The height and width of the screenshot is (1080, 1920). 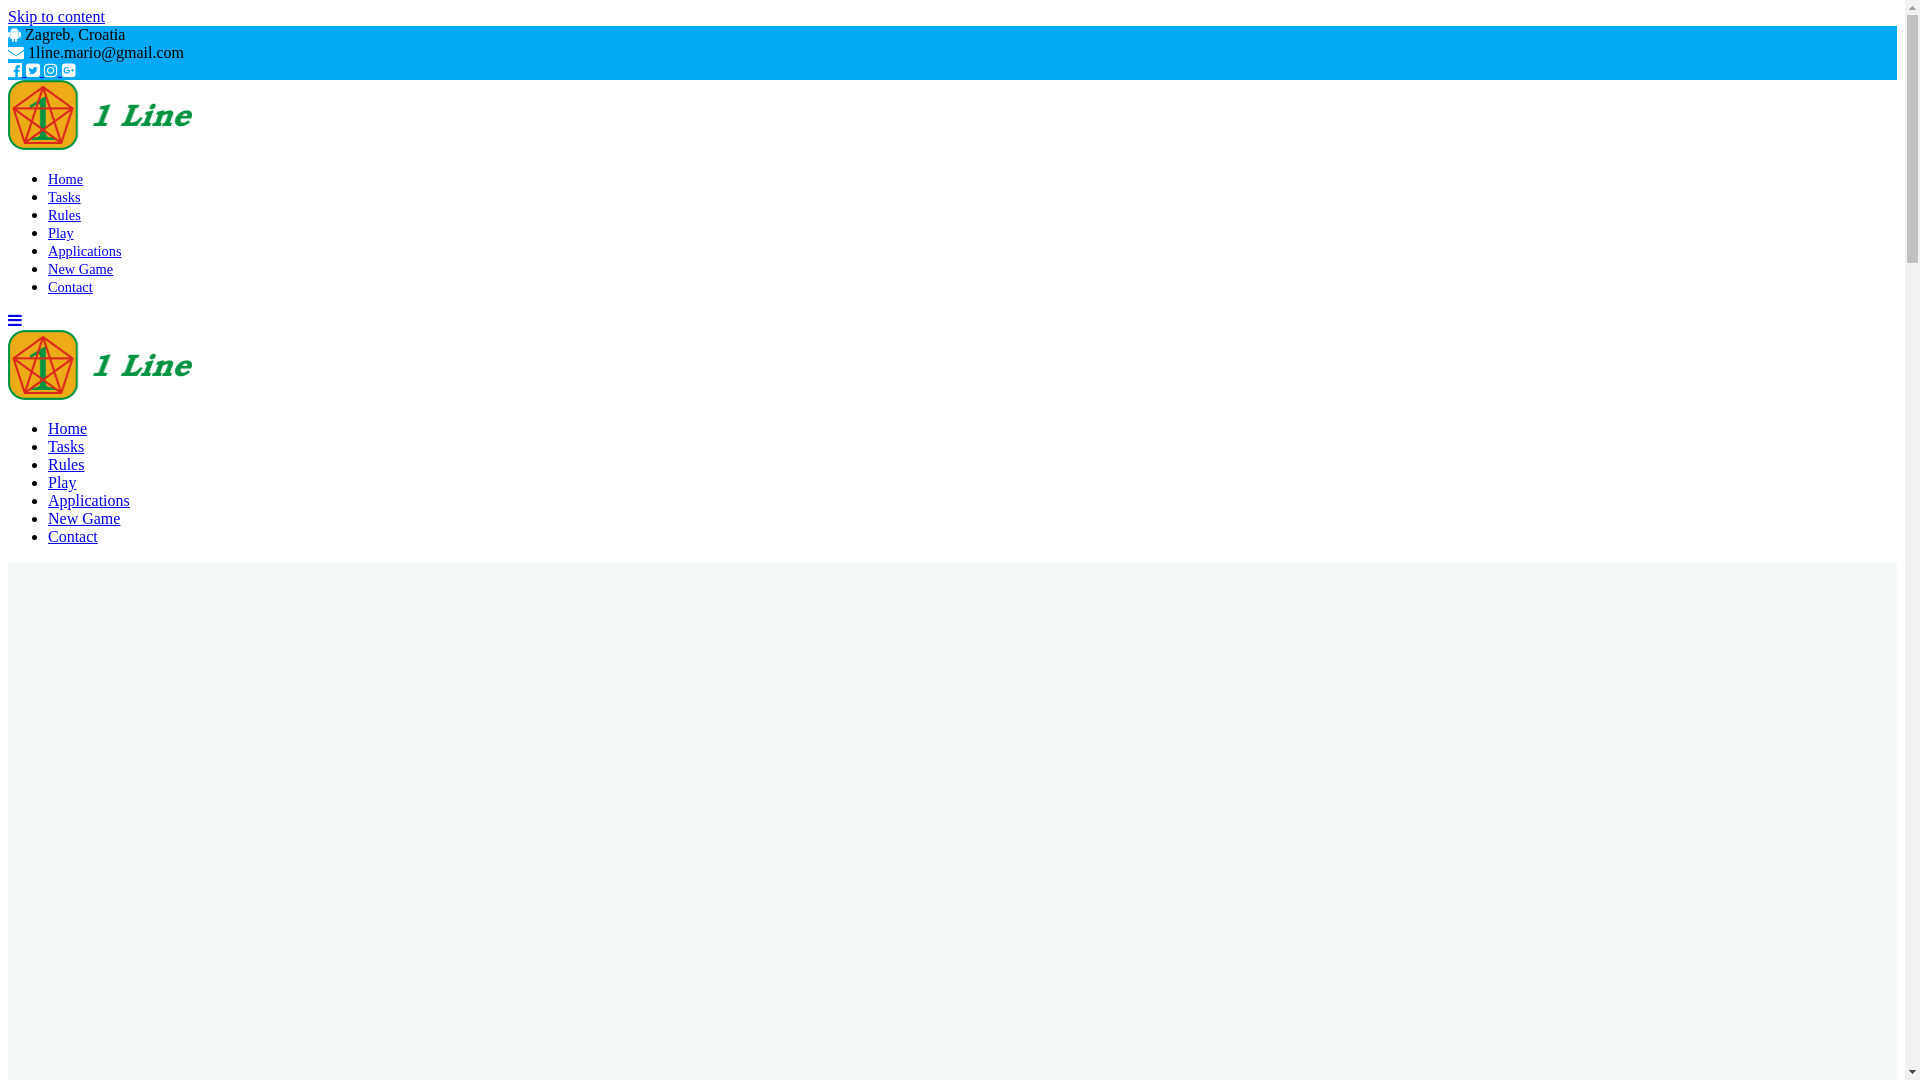 What do you see at coordinates (61, 231) in the screenshot?
I see `'Play'` at bounding box center [61, 231].